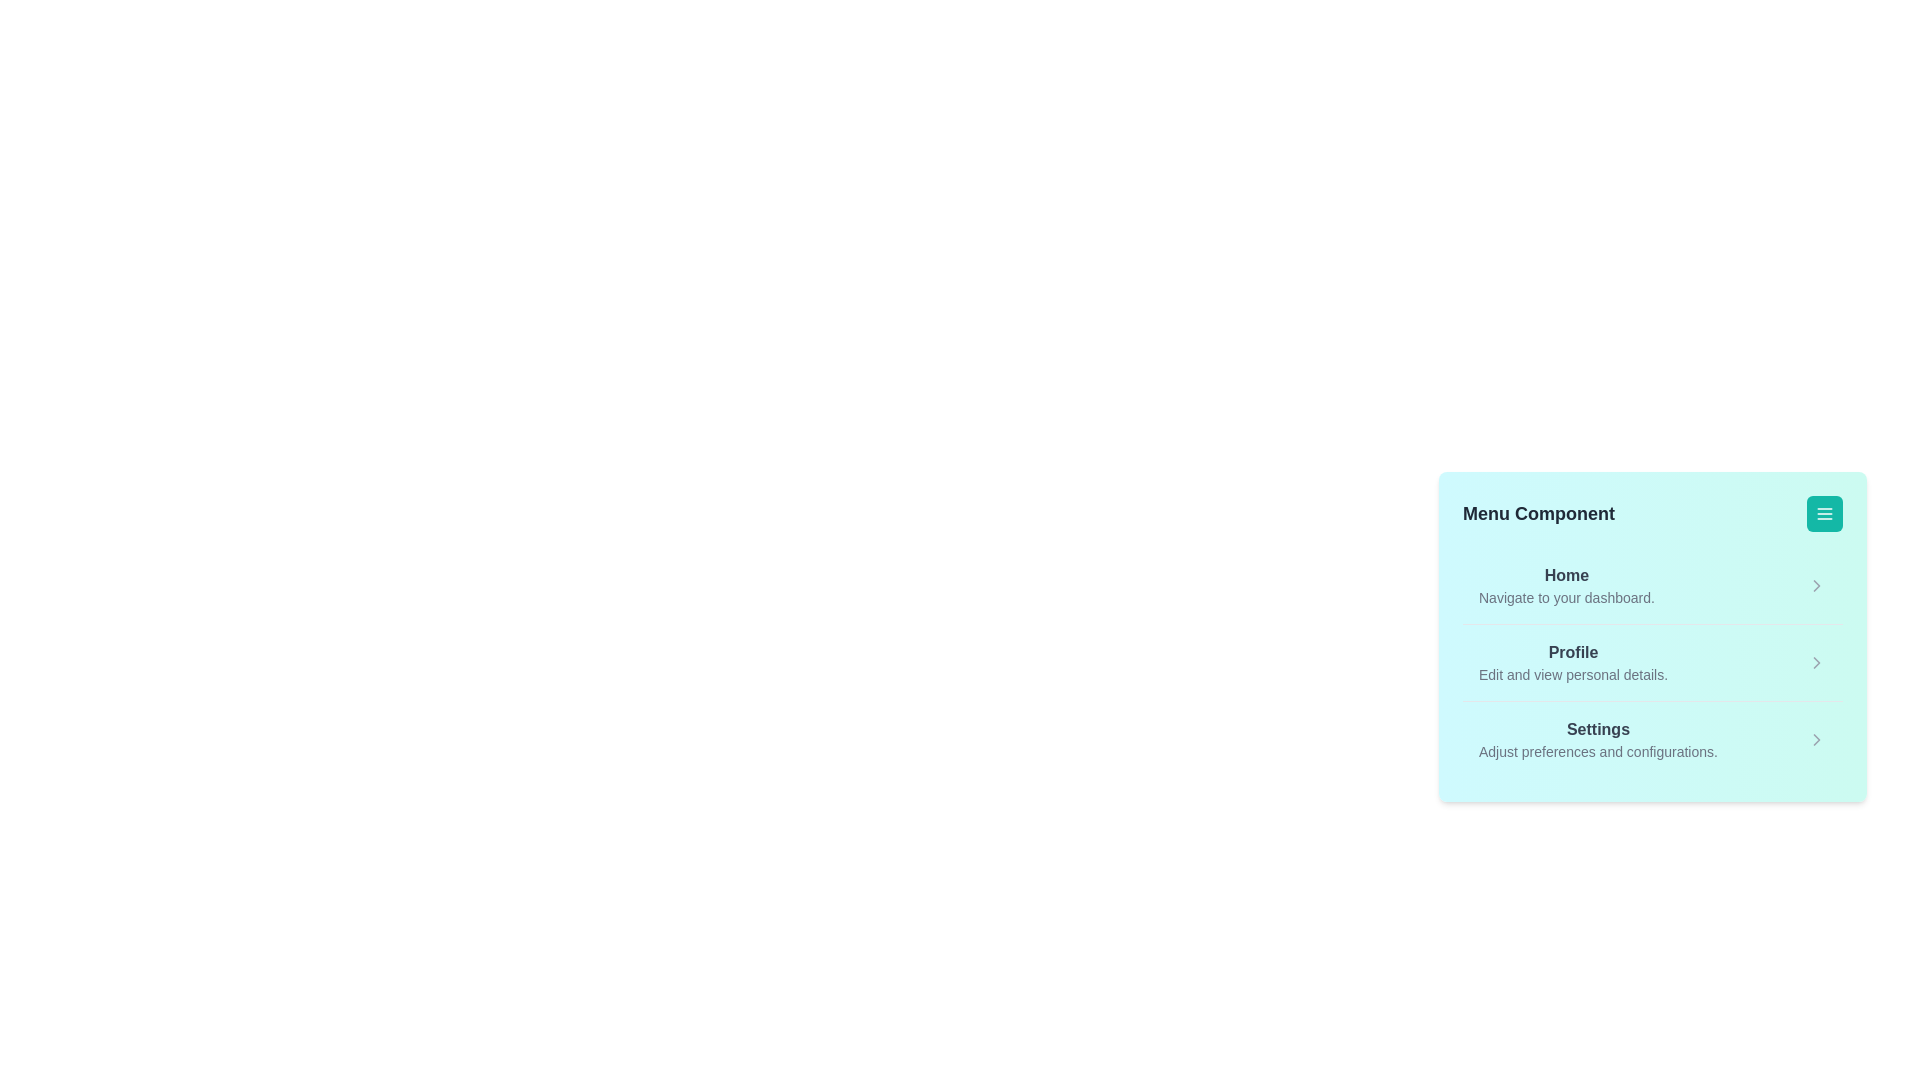  What do you see at coordinates (1572, 663) in the screenshot?
I see `the menu item Profile from the menu list` at bounding box center [1572, 663].